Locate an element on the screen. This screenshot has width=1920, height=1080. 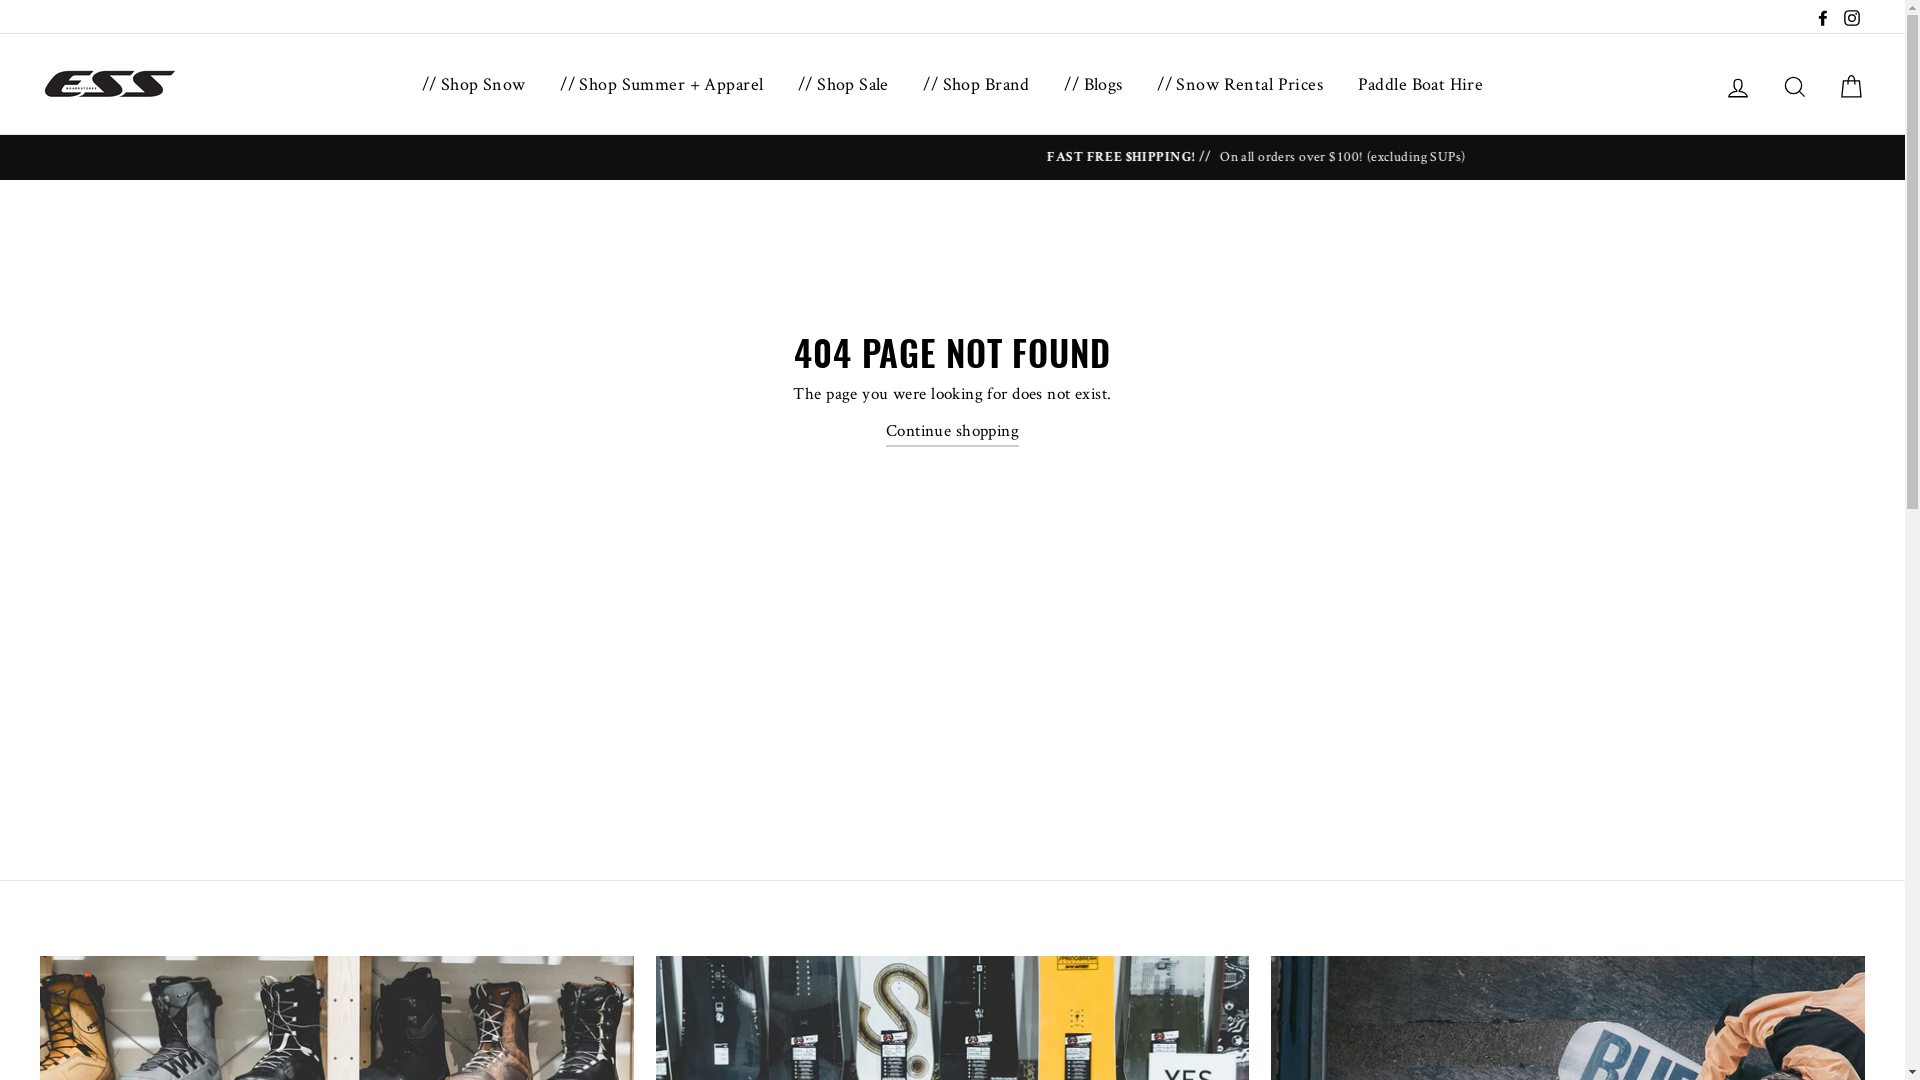
'Instagram' is located at coordinates (1851, 16).